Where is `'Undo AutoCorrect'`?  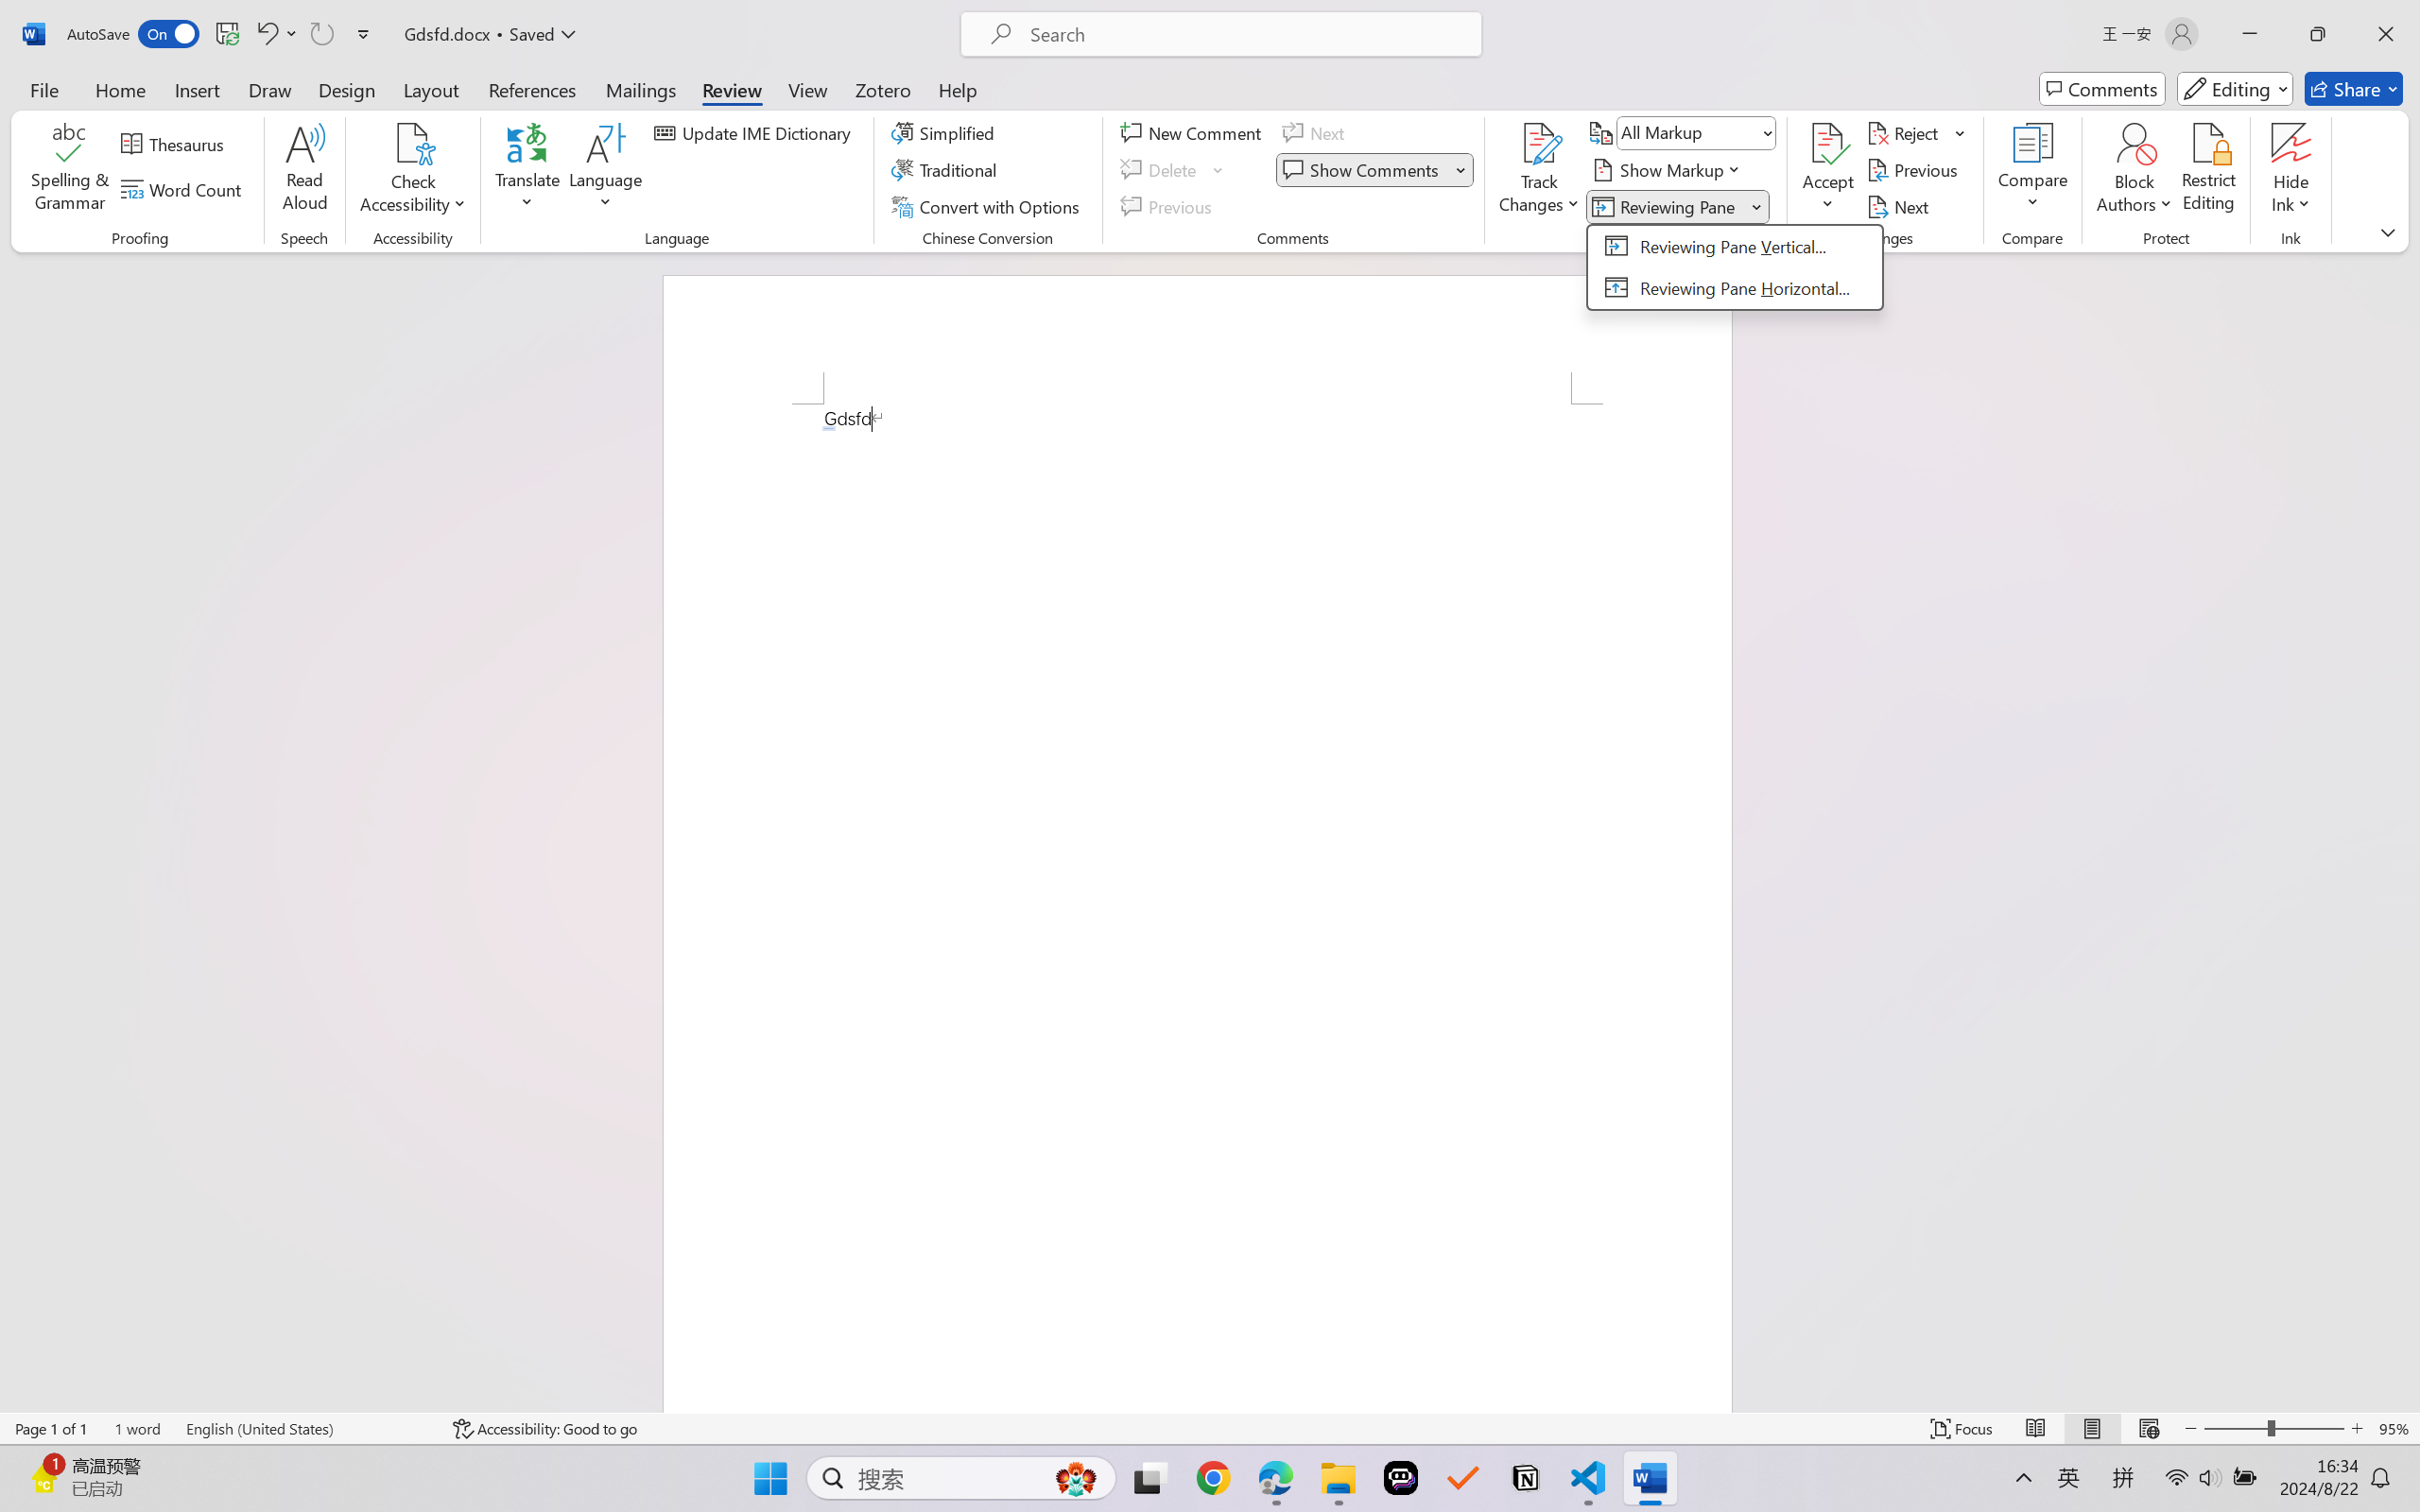 'Undo AutoCorrect' is located at coordinates (274, 33).